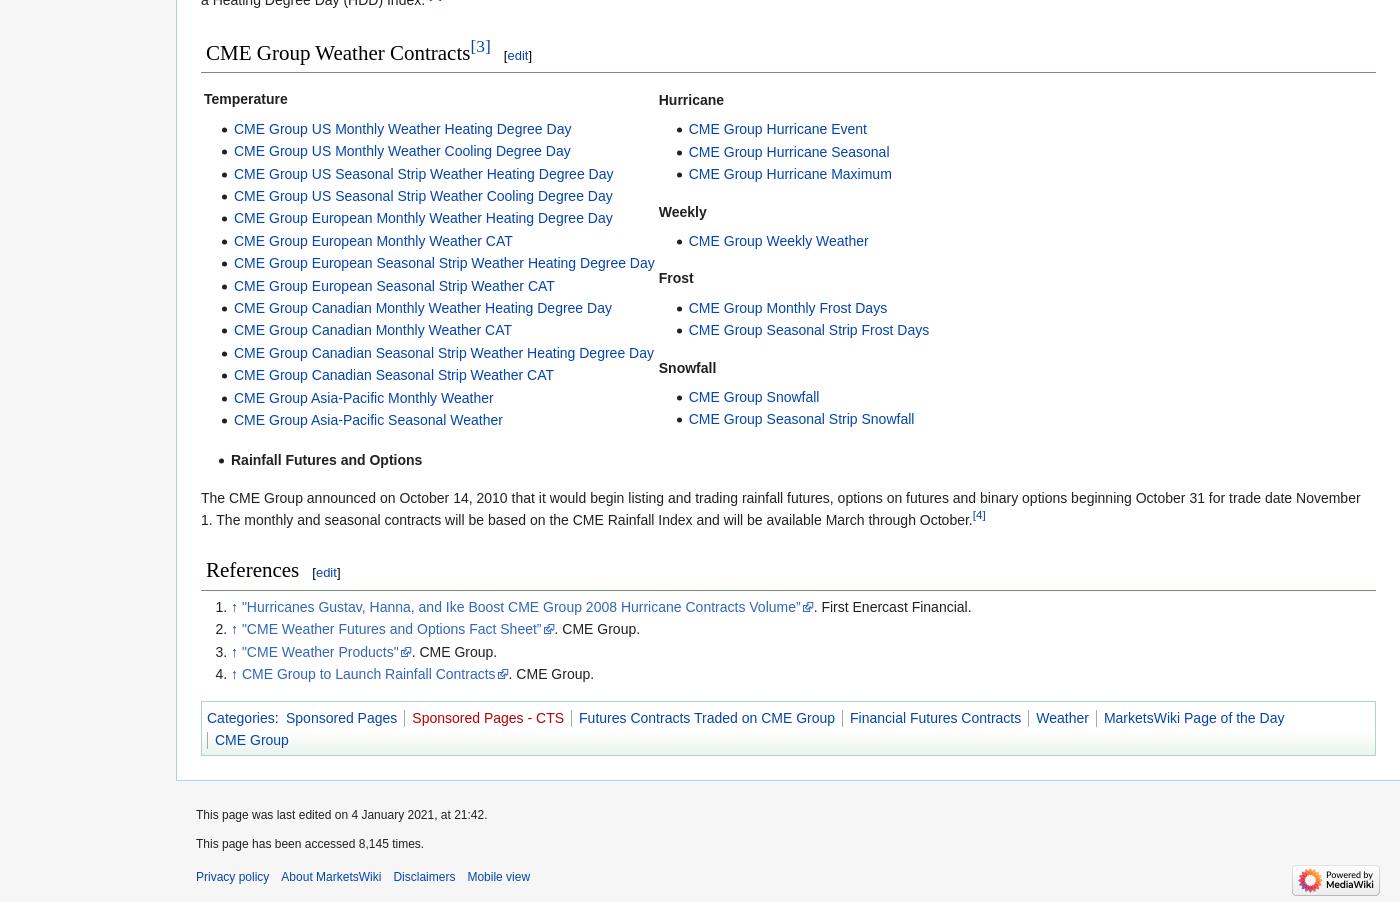  I want to click on 'Futures Contracts Traded on CME Group', so click(707, 716).